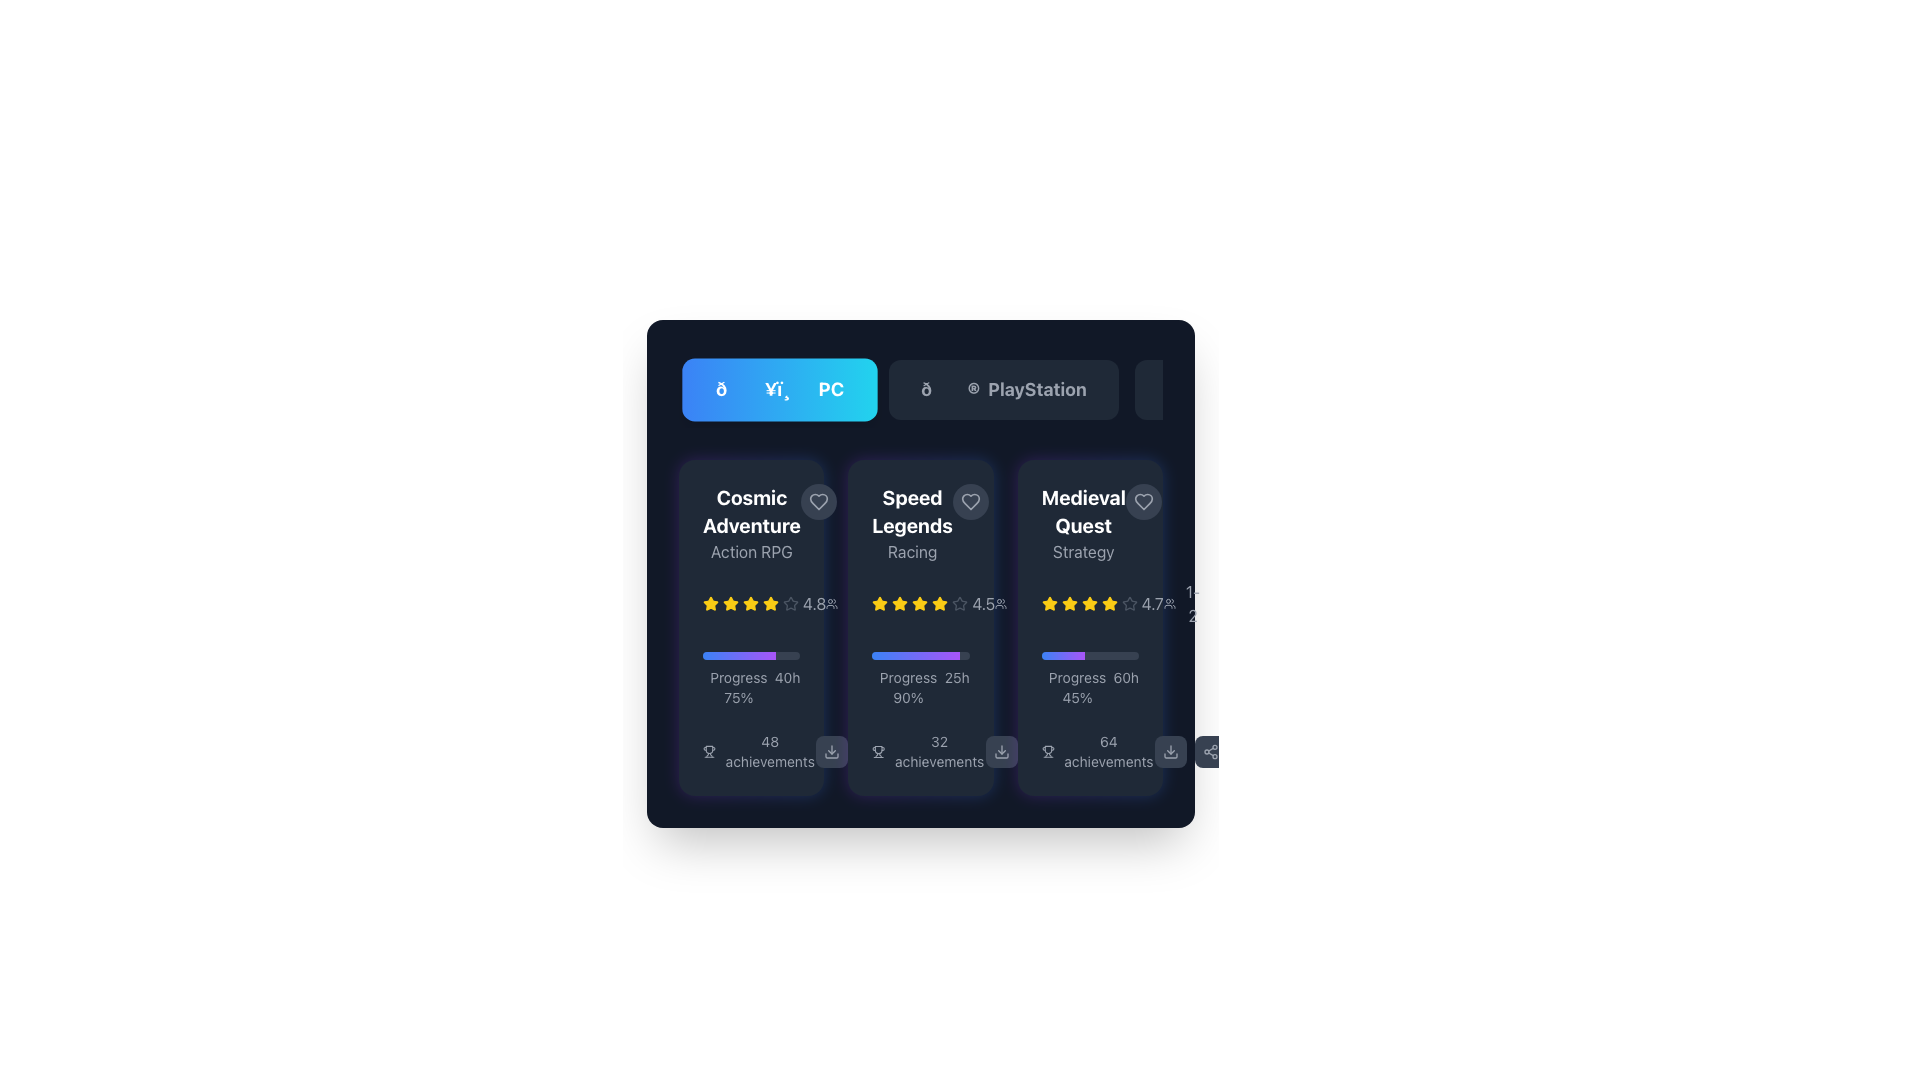  Describe the element at coordinates (919, 602) in the screenshot. I see `the second star icon in the rating system under the 'Speed Legends' game title` at that location.